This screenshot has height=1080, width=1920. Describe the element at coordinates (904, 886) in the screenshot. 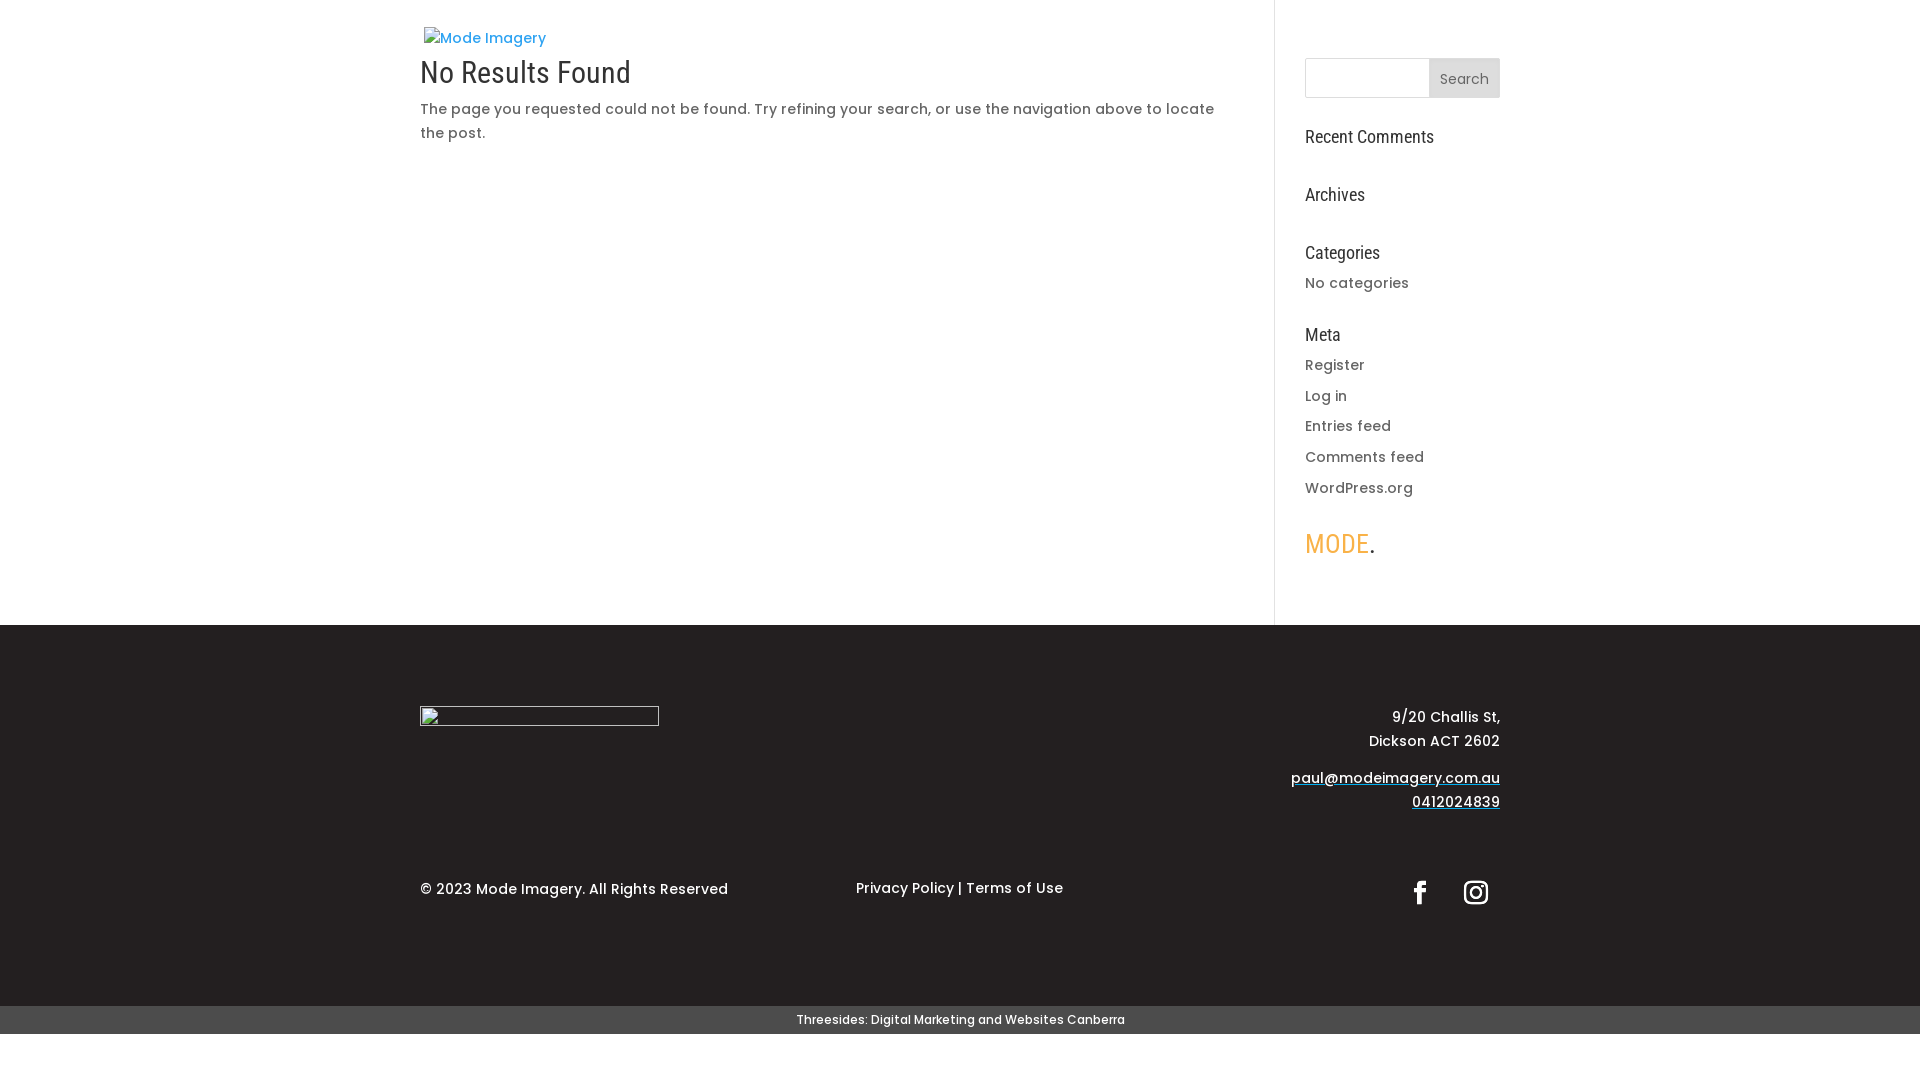

I see `'Privacy Policy'` at that location.